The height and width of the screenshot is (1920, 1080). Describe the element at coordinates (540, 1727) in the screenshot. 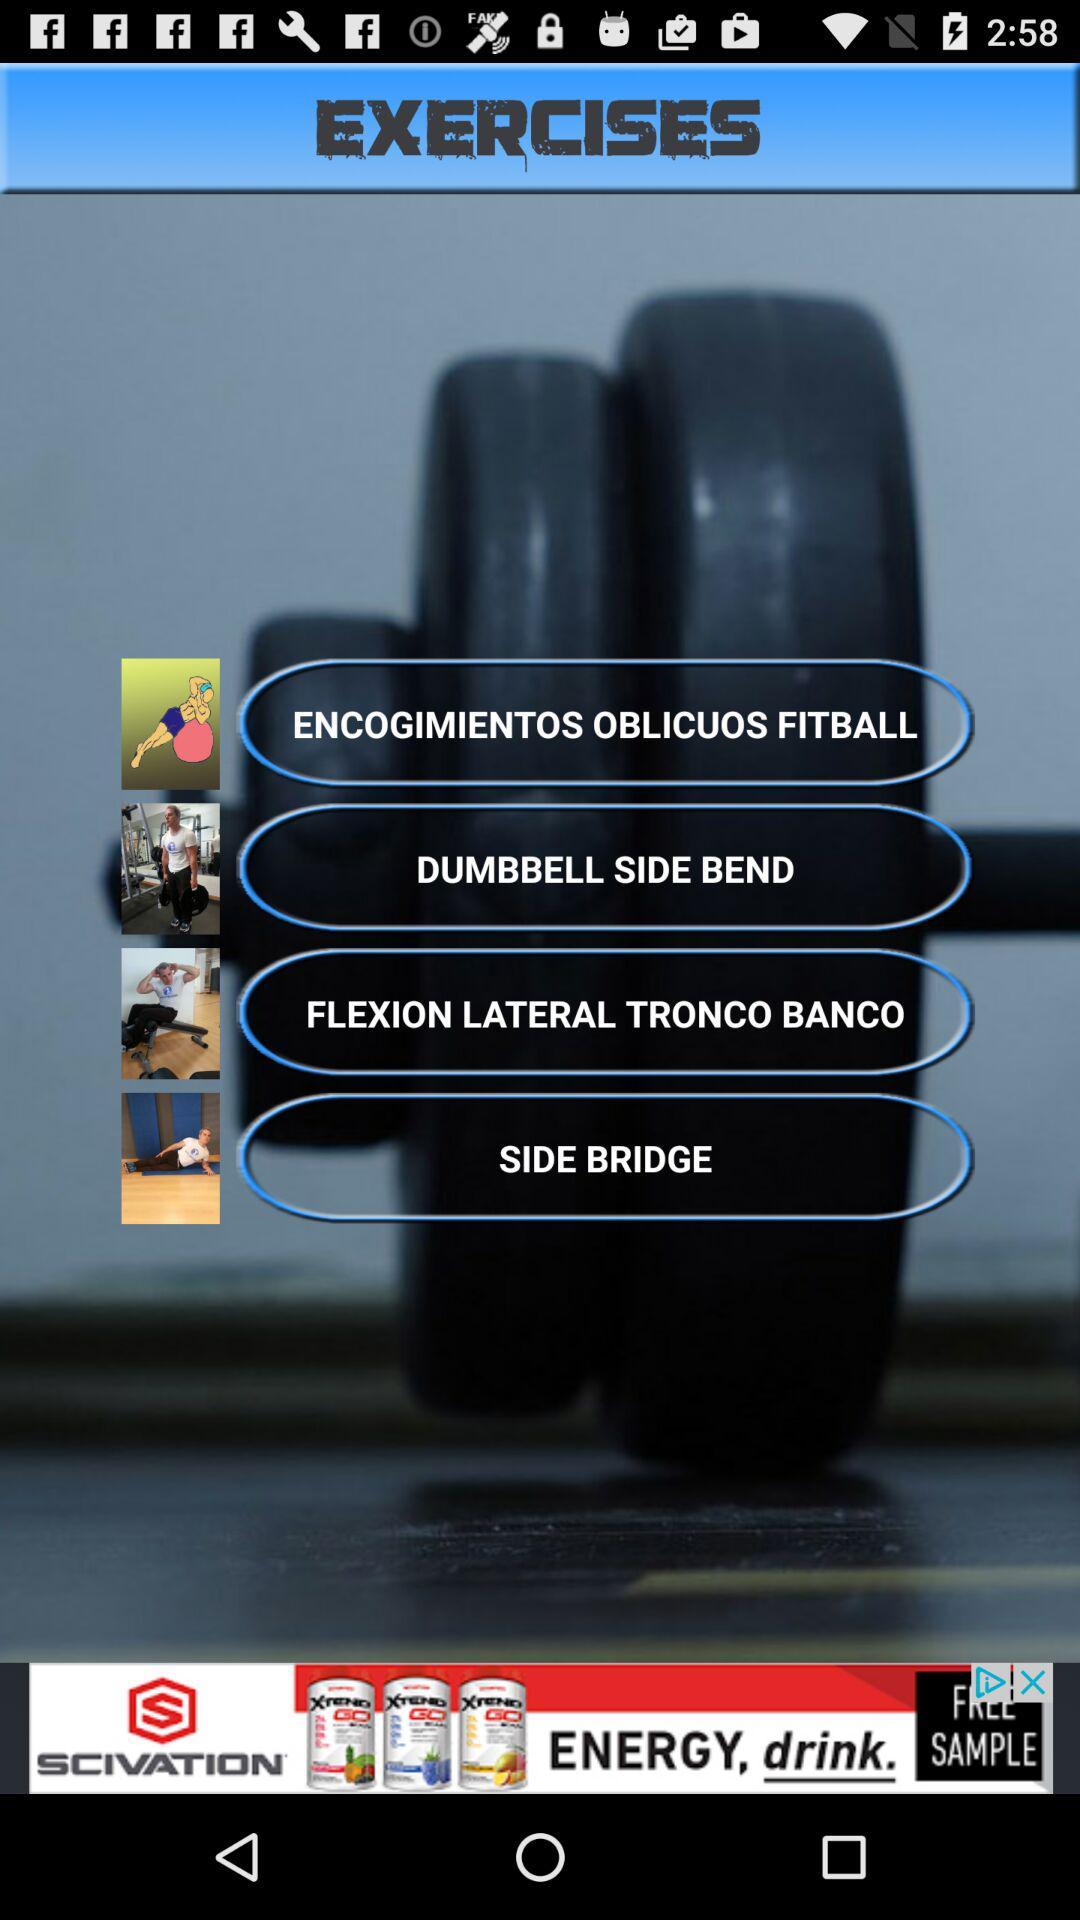

I see `the option` at that location.